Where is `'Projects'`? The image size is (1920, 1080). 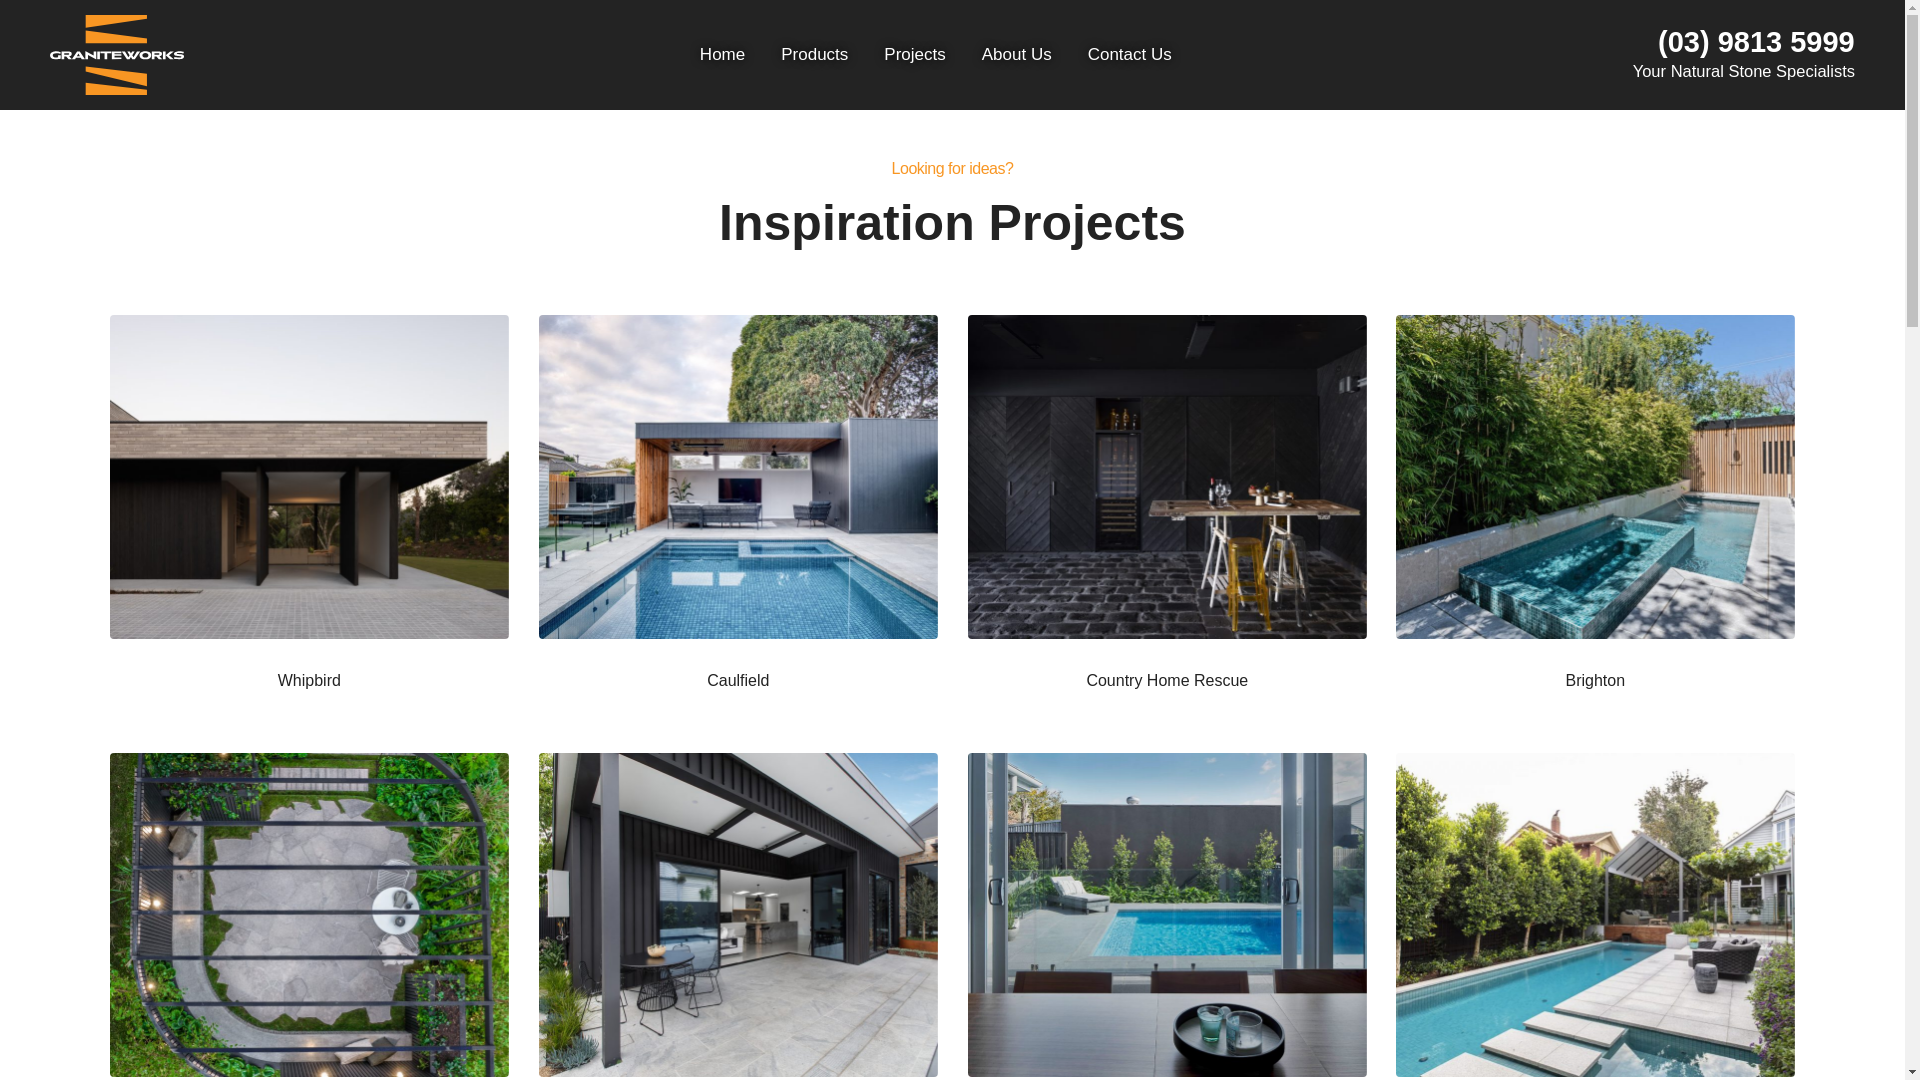 'Projects' is located at coordinates (913, 53).